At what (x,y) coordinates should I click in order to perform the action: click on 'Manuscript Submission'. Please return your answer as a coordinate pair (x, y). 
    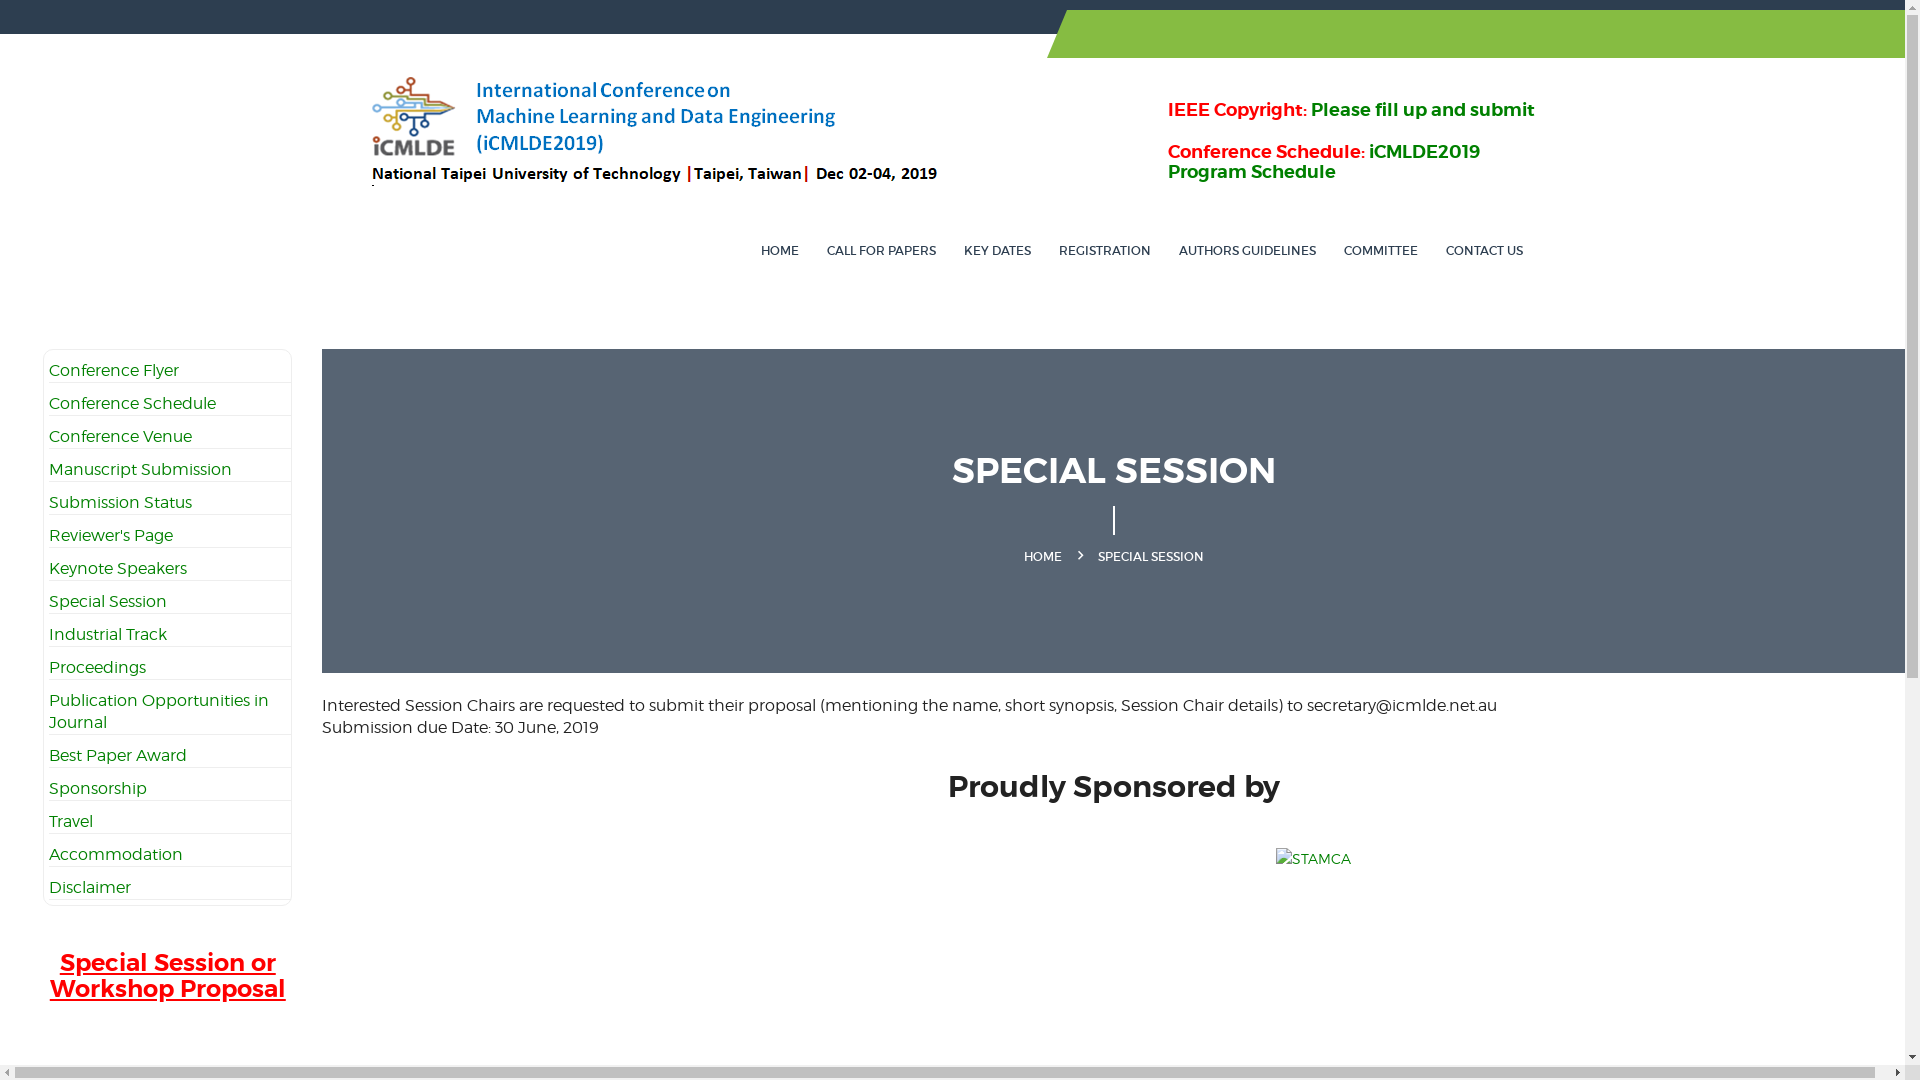
    Looking at the image, I should click on (139, 469).